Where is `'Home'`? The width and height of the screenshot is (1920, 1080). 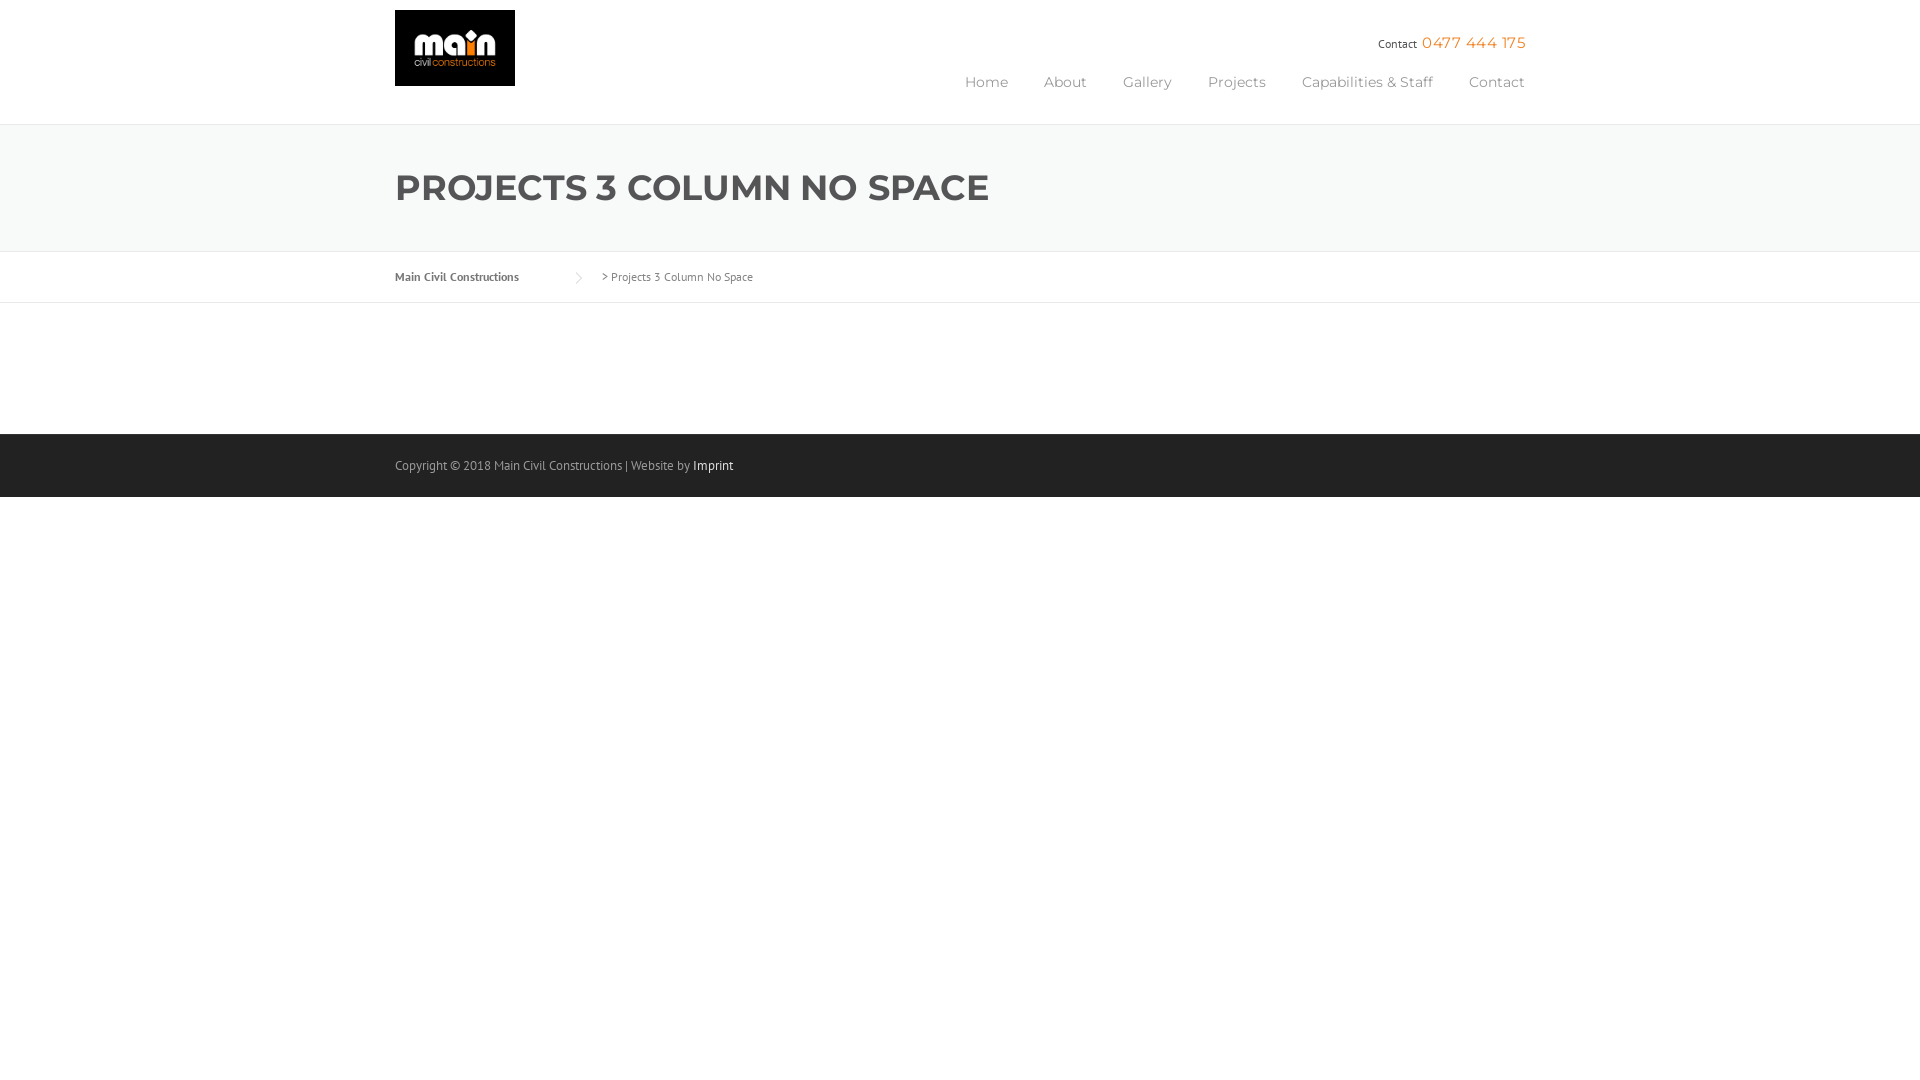 'Home' is located at coordinates (945, 96).